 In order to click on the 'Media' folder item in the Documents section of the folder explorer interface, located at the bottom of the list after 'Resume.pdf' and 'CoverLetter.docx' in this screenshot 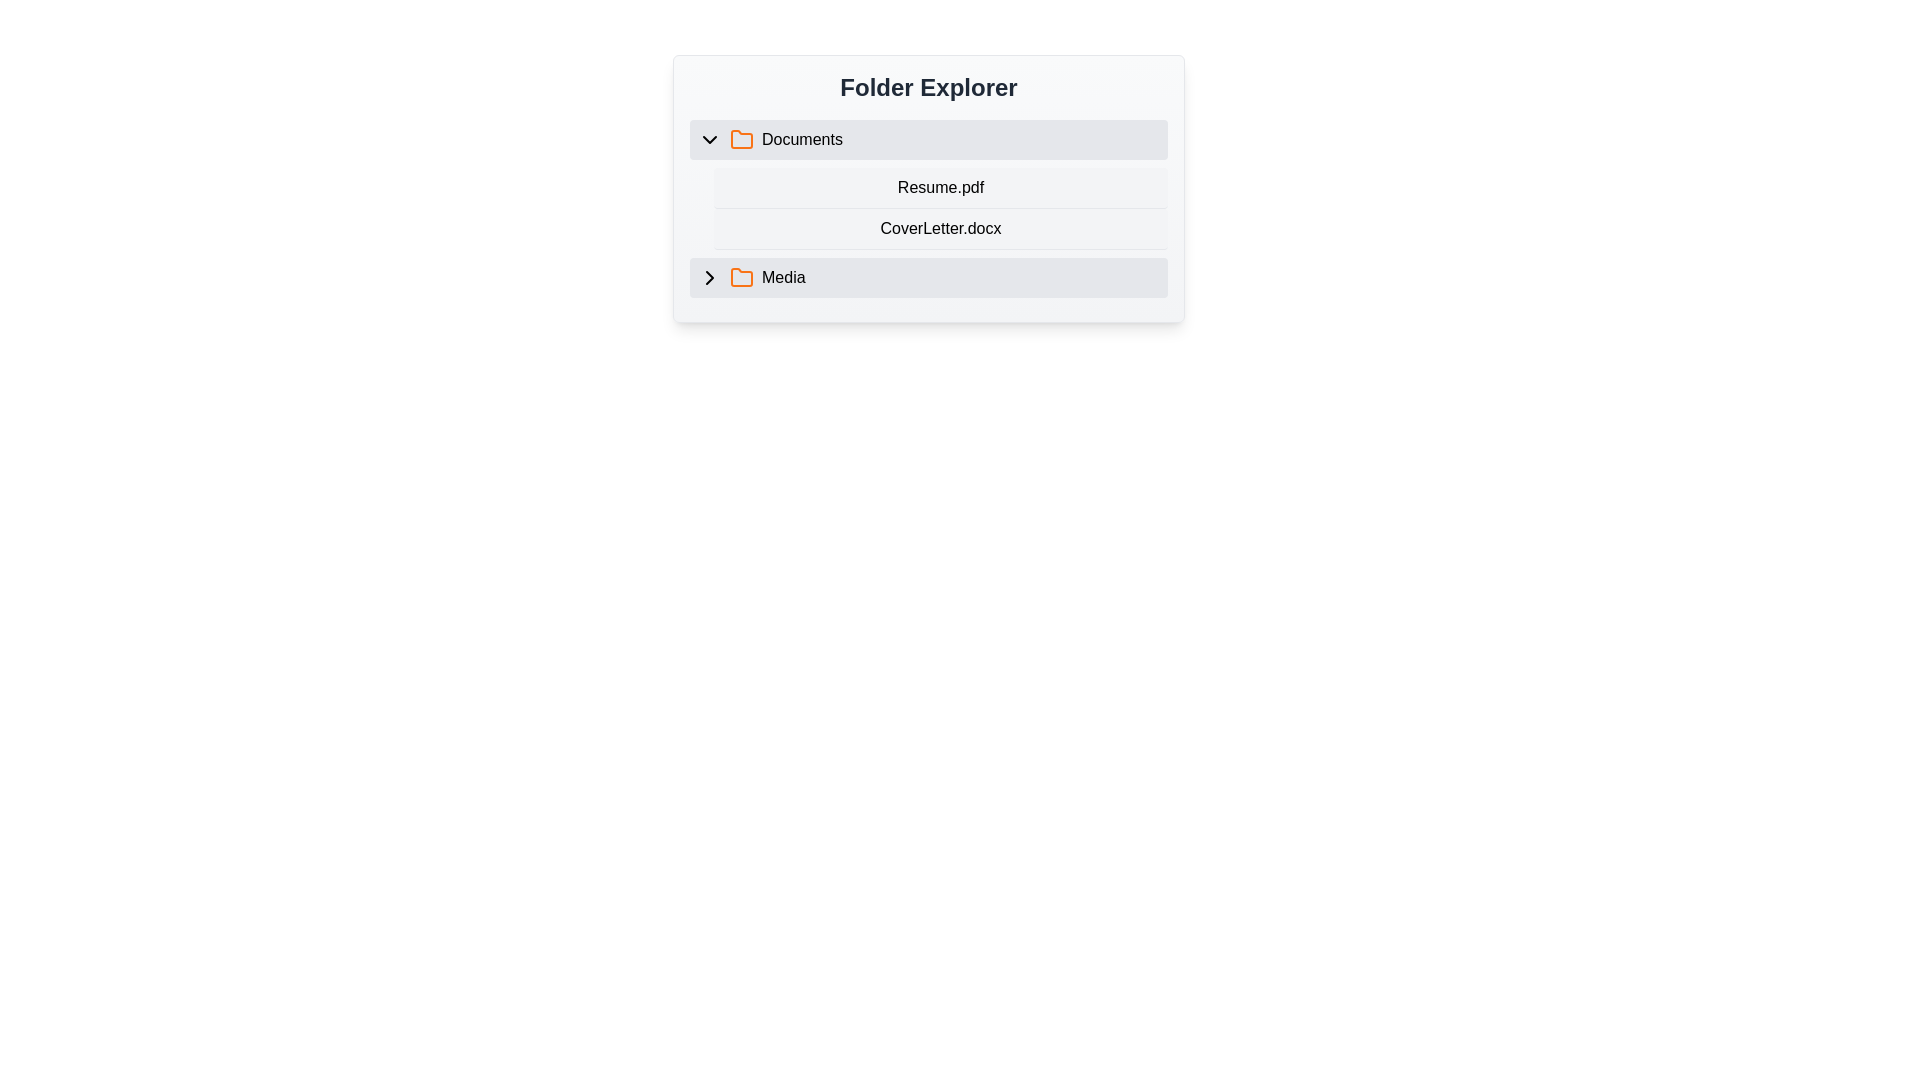, I will do `click(928, 277)`.